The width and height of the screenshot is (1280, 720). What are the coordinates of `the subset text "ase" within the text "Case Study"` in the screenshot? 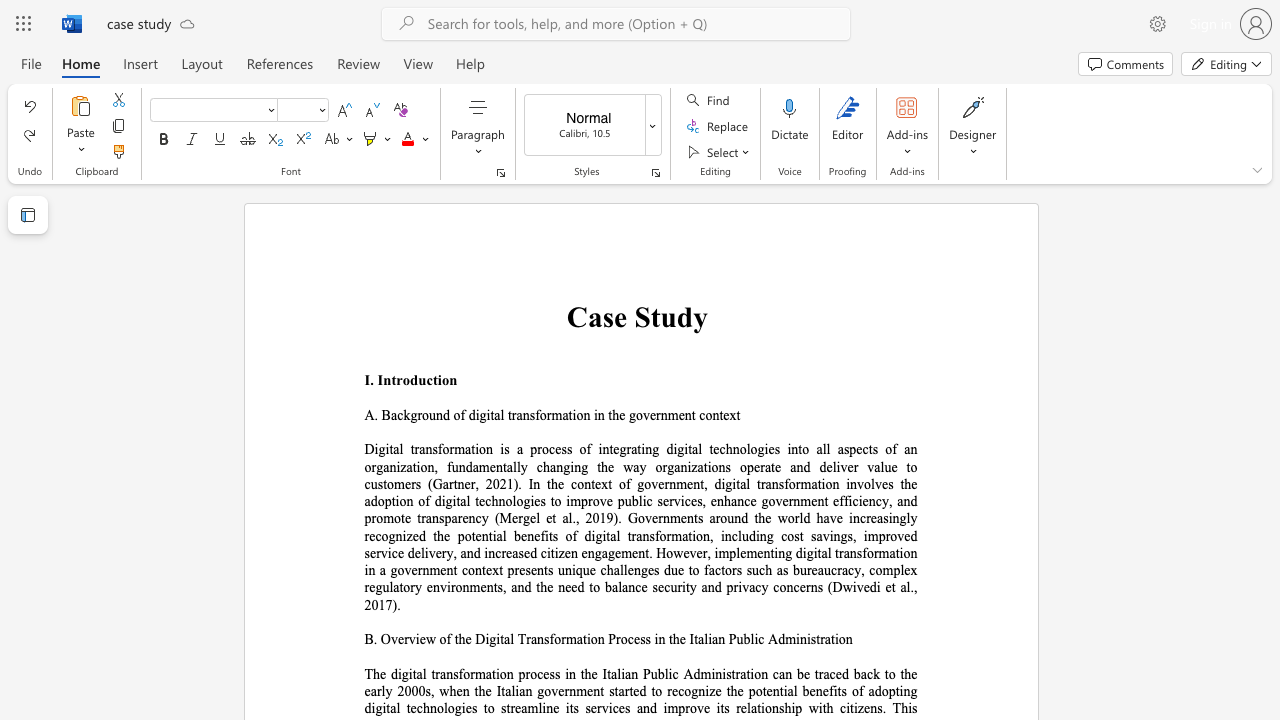 It's located at (587, 316).